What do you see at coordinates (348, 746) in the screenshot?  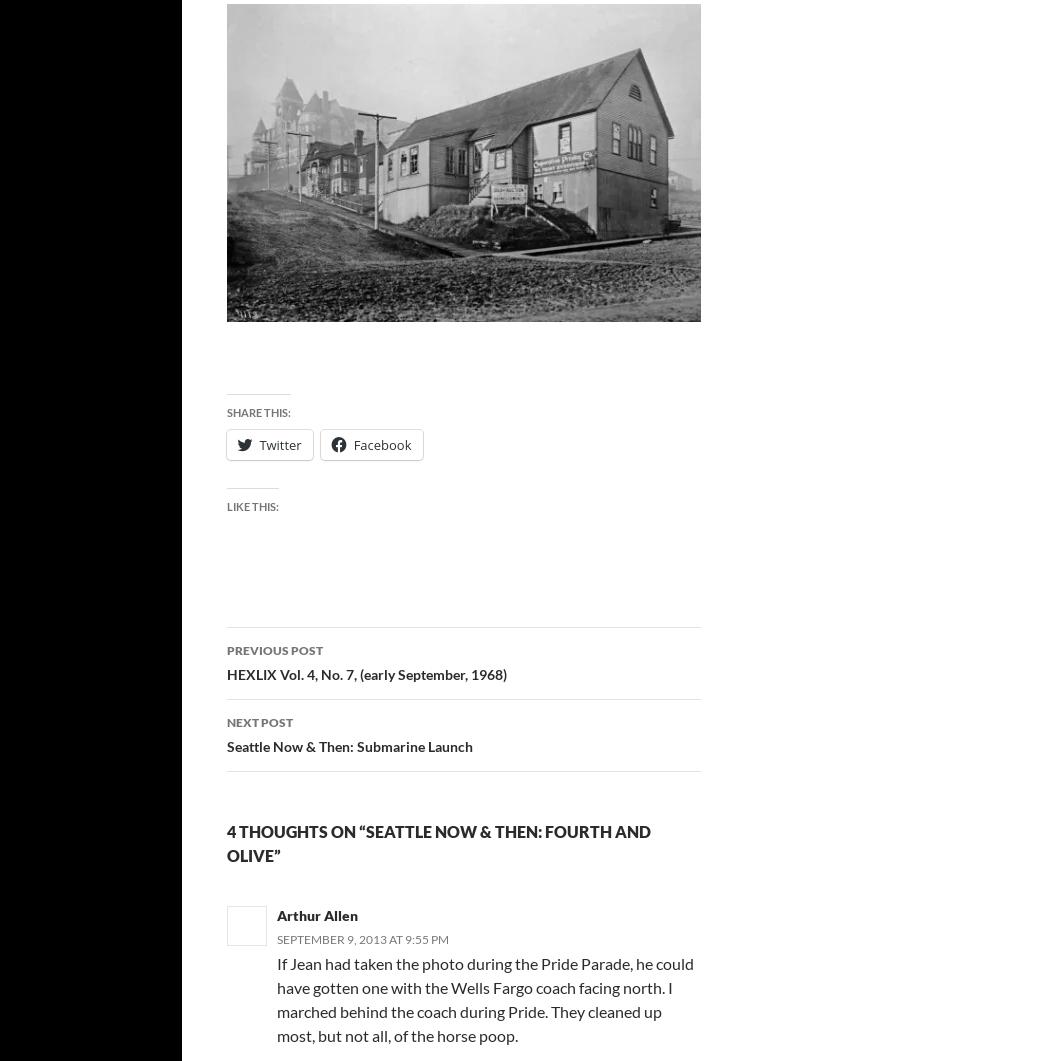 I see `'Seattle Now & Then: Submarine Launch'` at bounding box center [348, 746].